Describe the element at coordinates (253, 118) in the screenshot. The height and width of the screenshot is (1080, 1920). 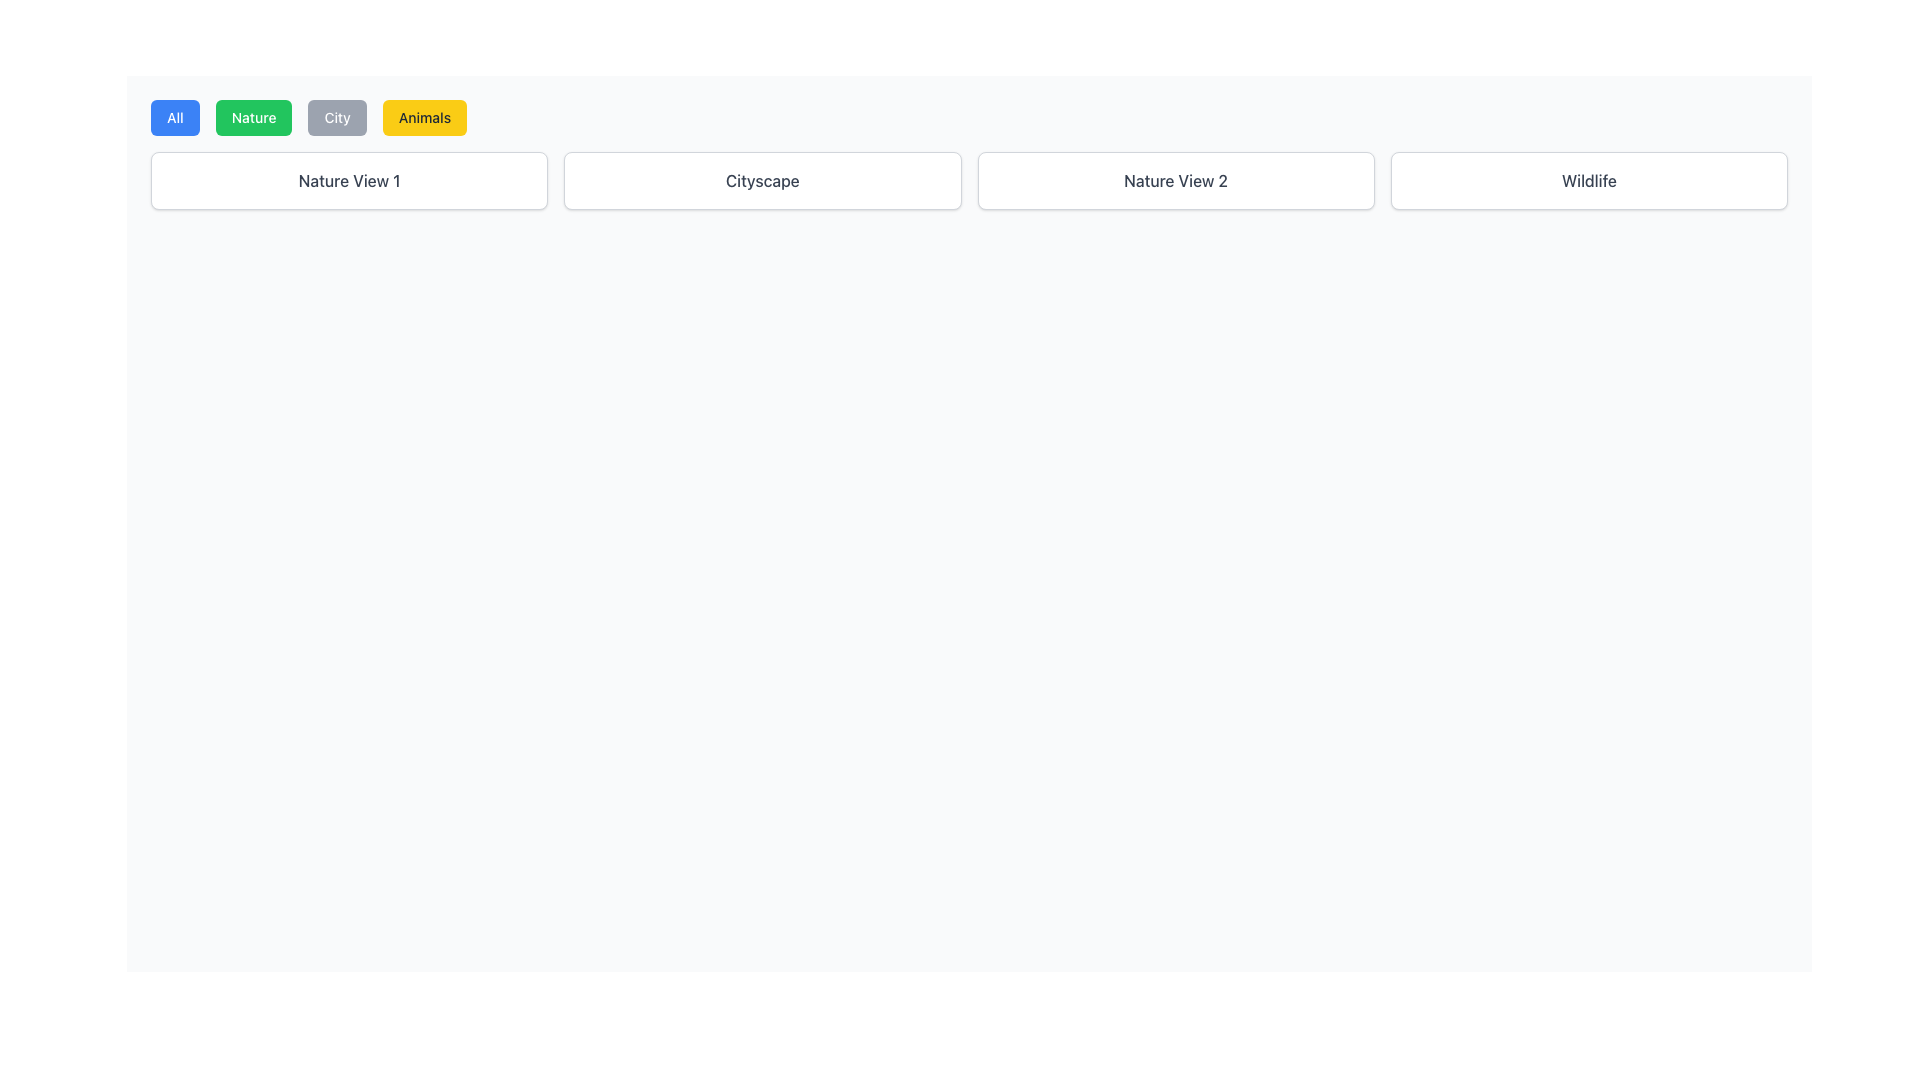
I see `the 'Nature' button, the second button from the left in a group of four buttons` at that location.